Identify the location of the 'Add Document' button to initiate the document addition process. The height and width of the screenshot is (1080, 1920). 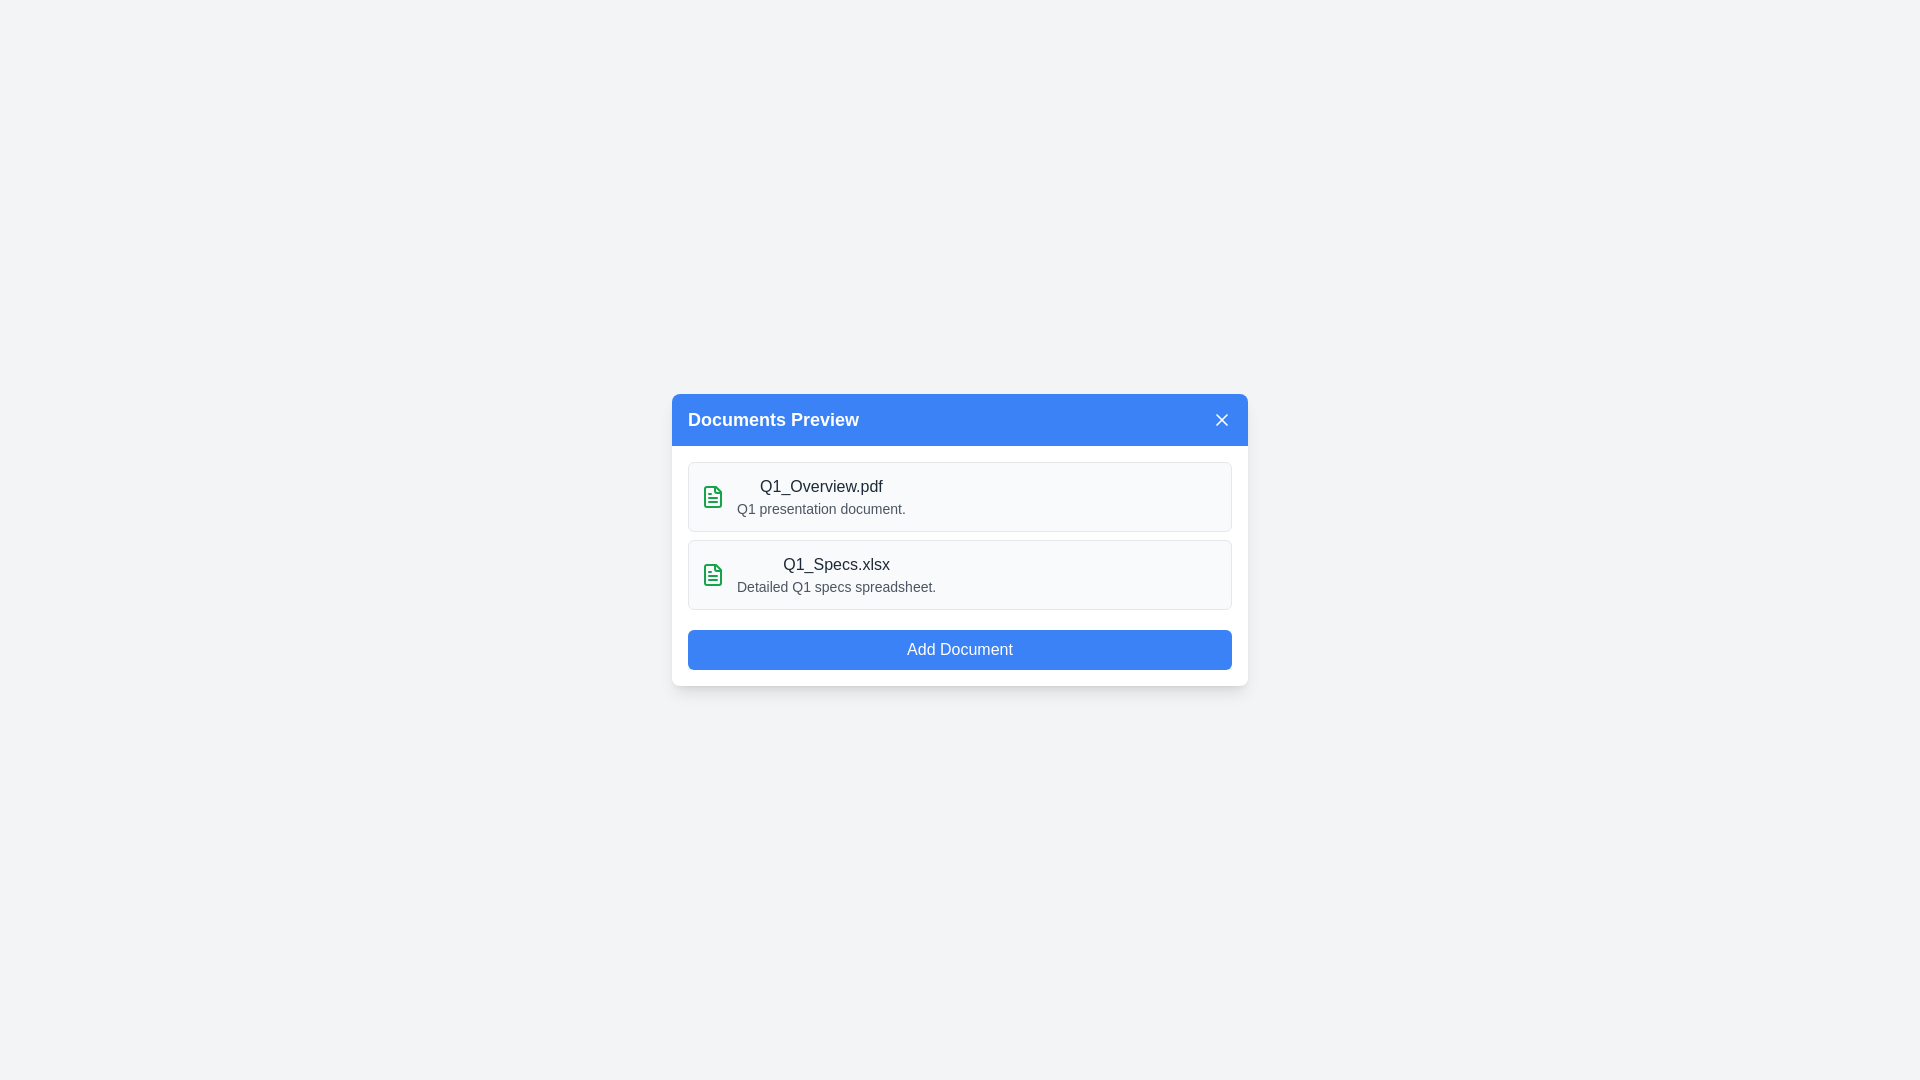
(960, 650).